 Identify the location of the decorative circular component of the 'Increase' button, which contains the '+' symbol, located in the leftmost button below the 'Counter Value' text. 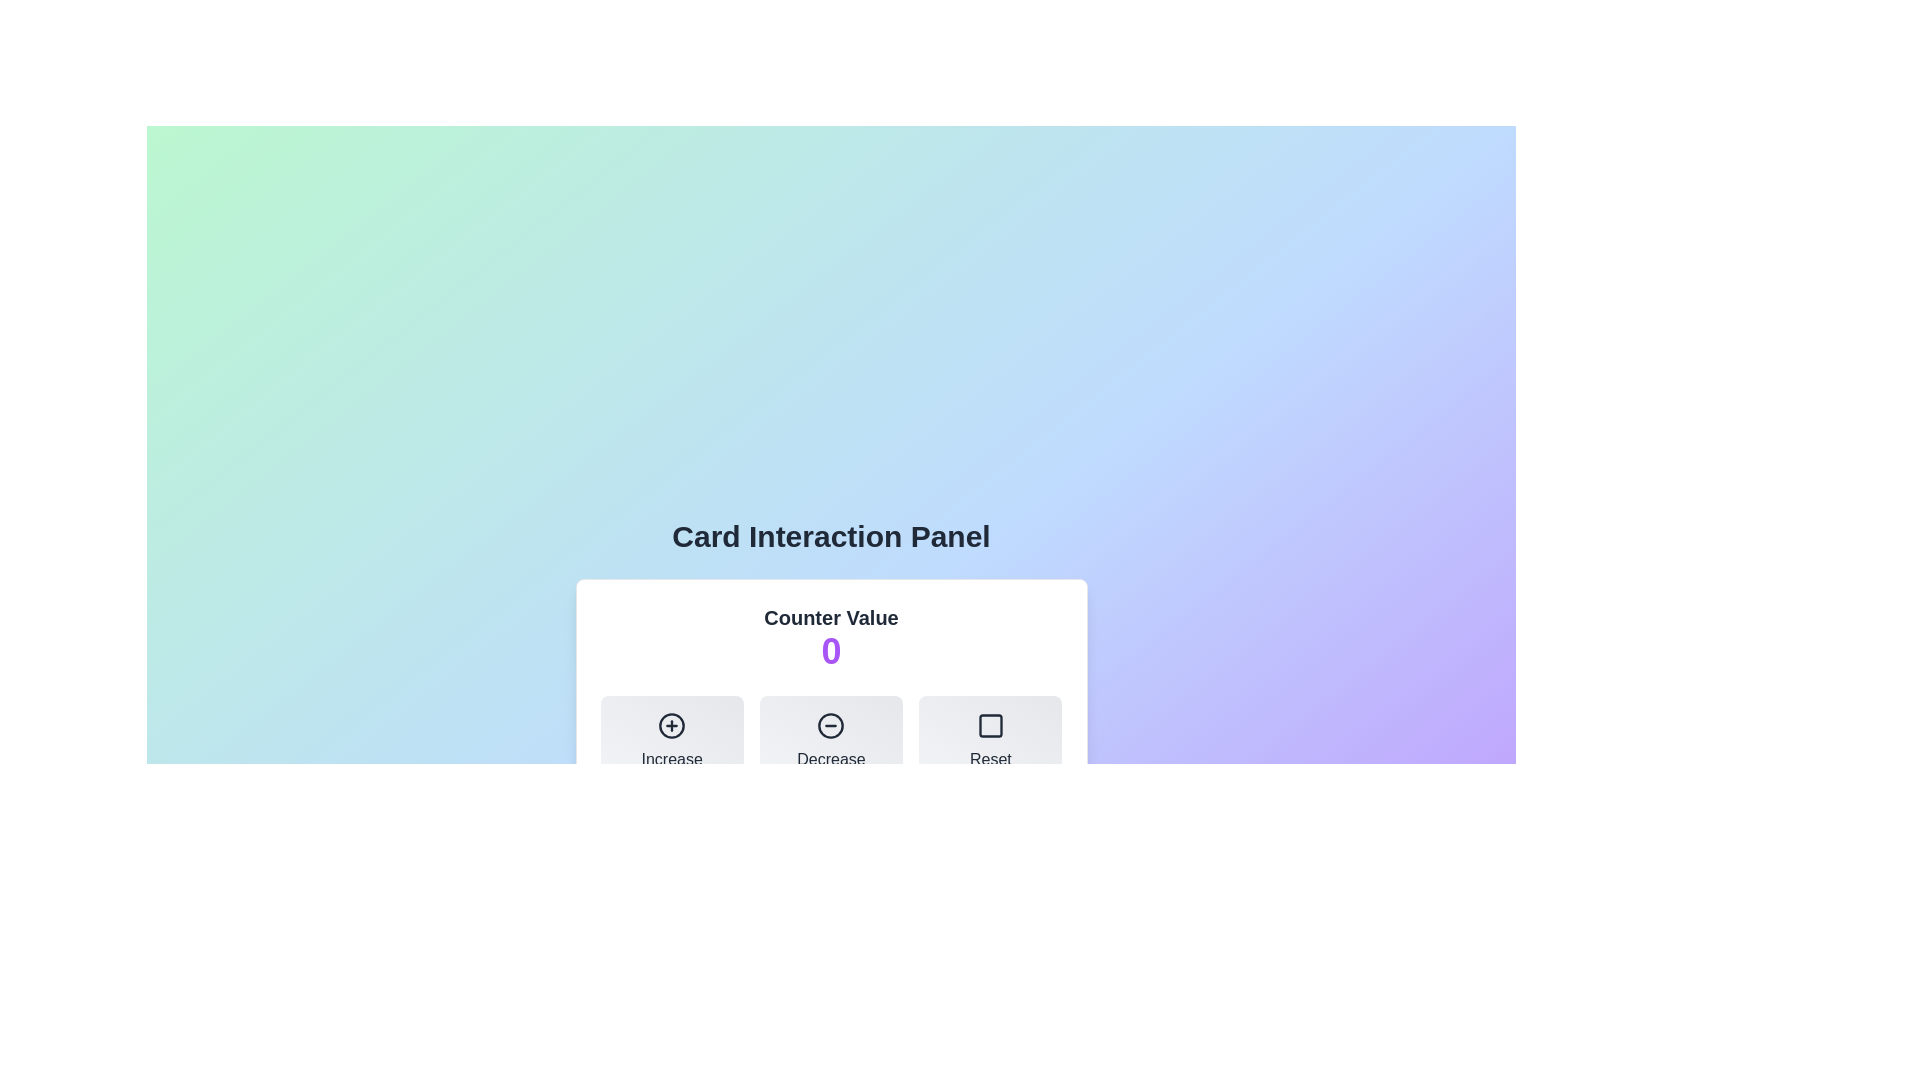
(672, 725).